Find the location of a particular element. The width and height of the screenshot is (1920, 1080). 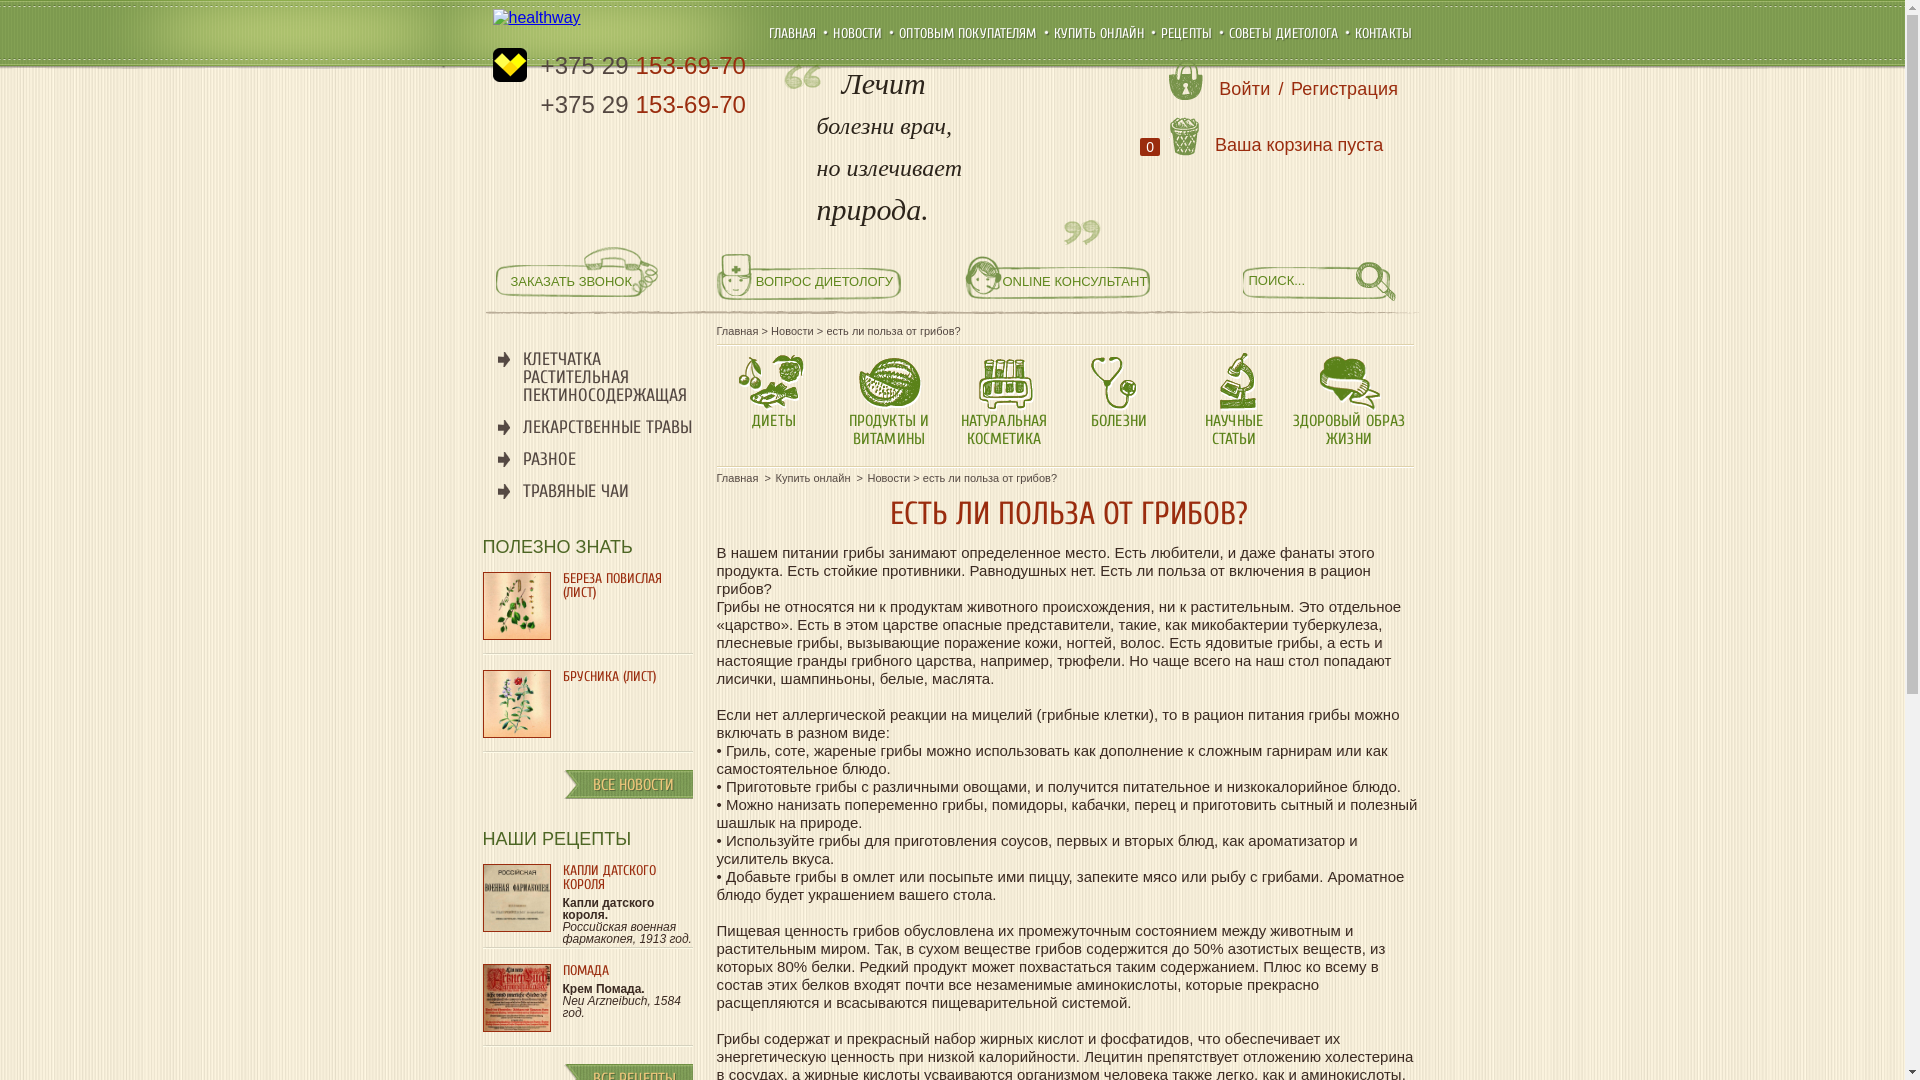

'+375 29 153-69-70' is located at coordinates (643, 104).